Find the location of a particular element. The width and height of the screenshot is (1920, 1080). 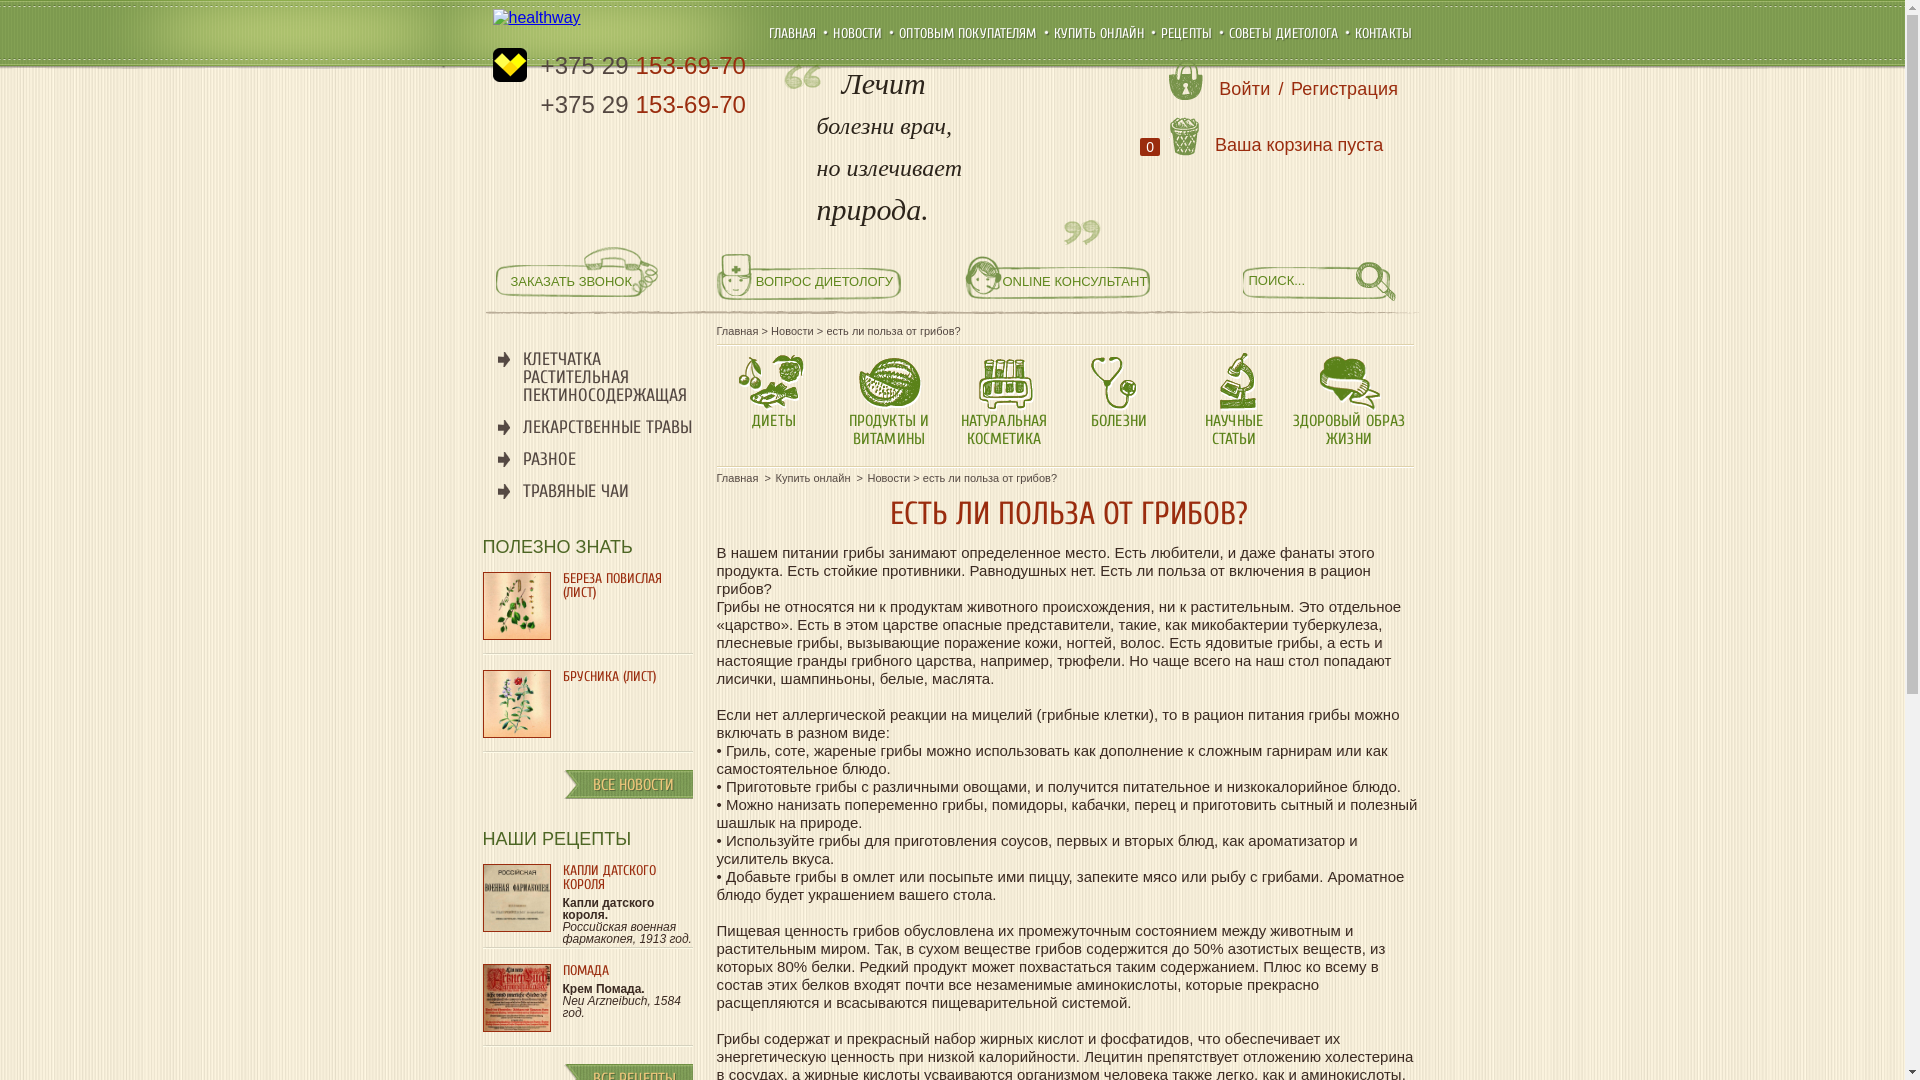

'+375 29 153-69-70' is located at coordinates (643, 104).